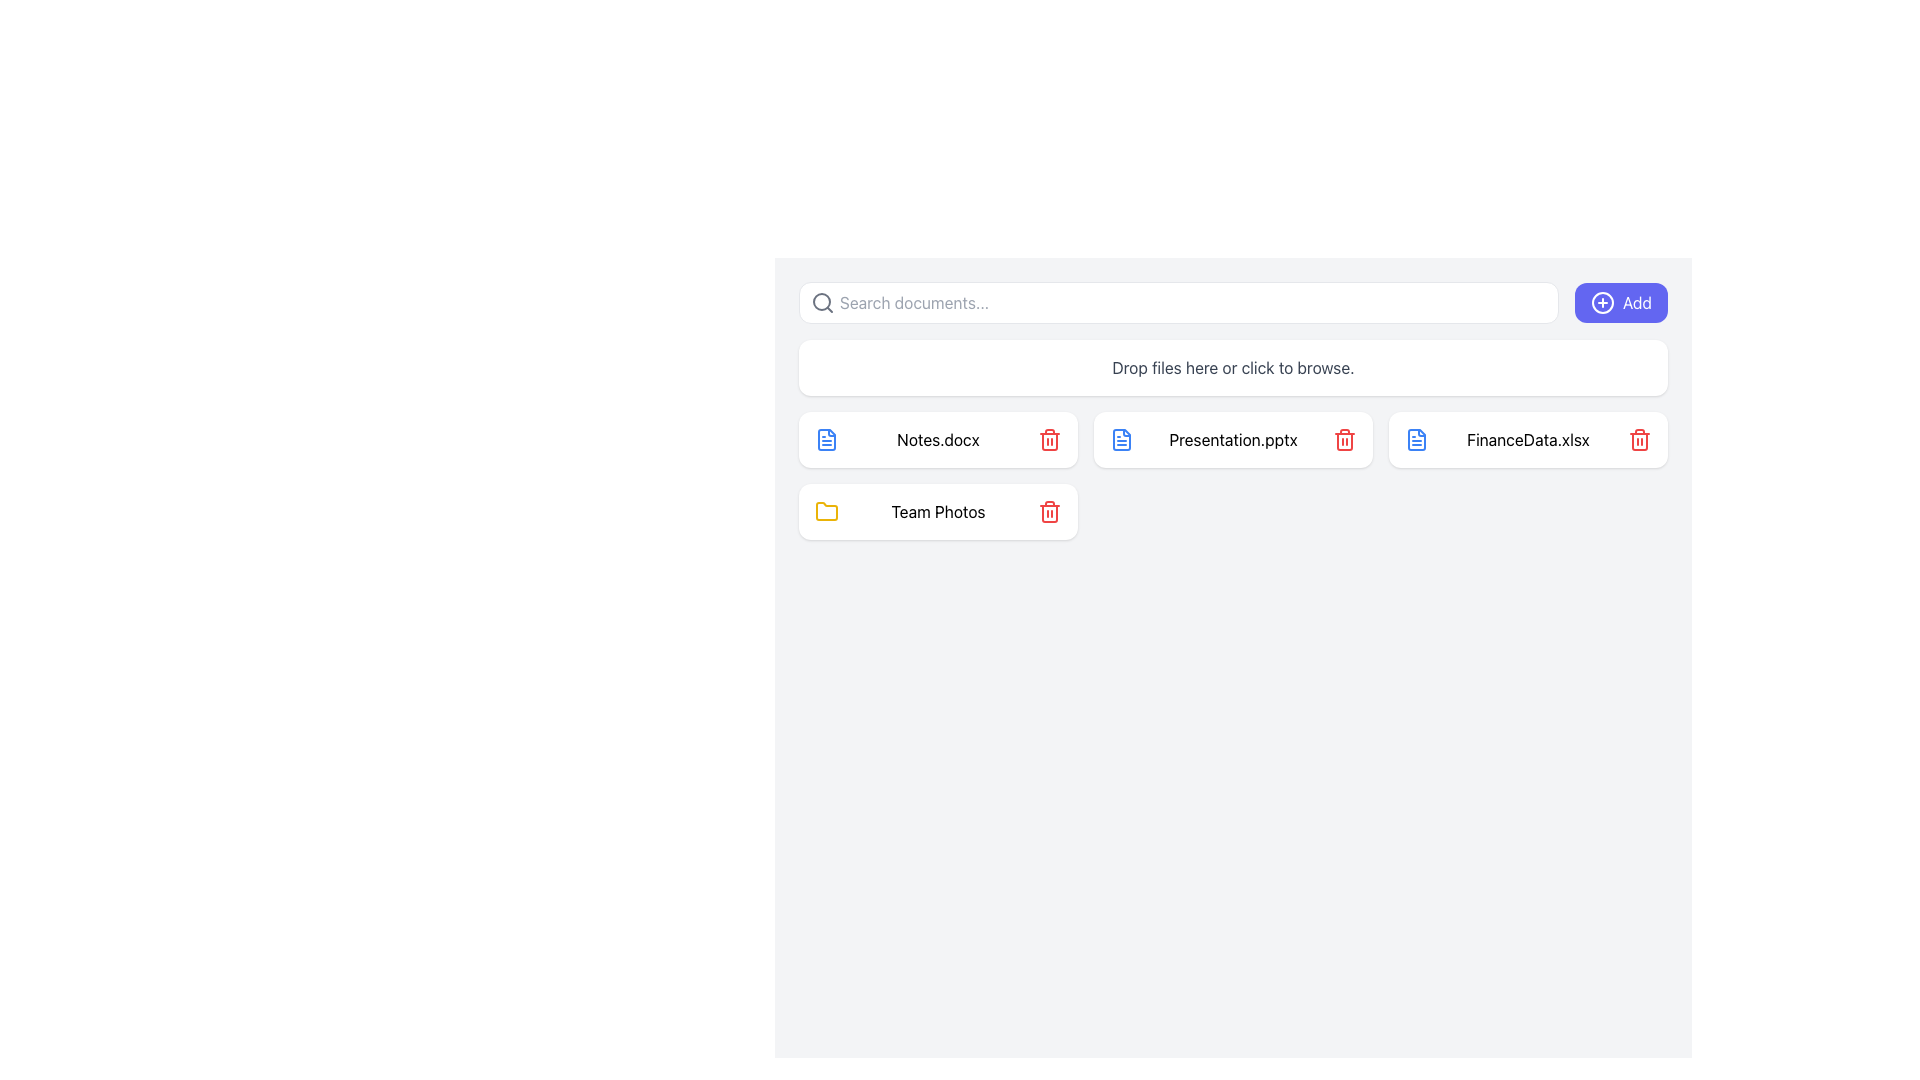 This screenshot has width=1920, height=1080. What do you see at coordinates (1415, 438) in the screenshot?
I see `the document icon representing the file type for 'FinanceData.xlsx', located at the leftmost side of the card` at bounding box center [1415, 438].